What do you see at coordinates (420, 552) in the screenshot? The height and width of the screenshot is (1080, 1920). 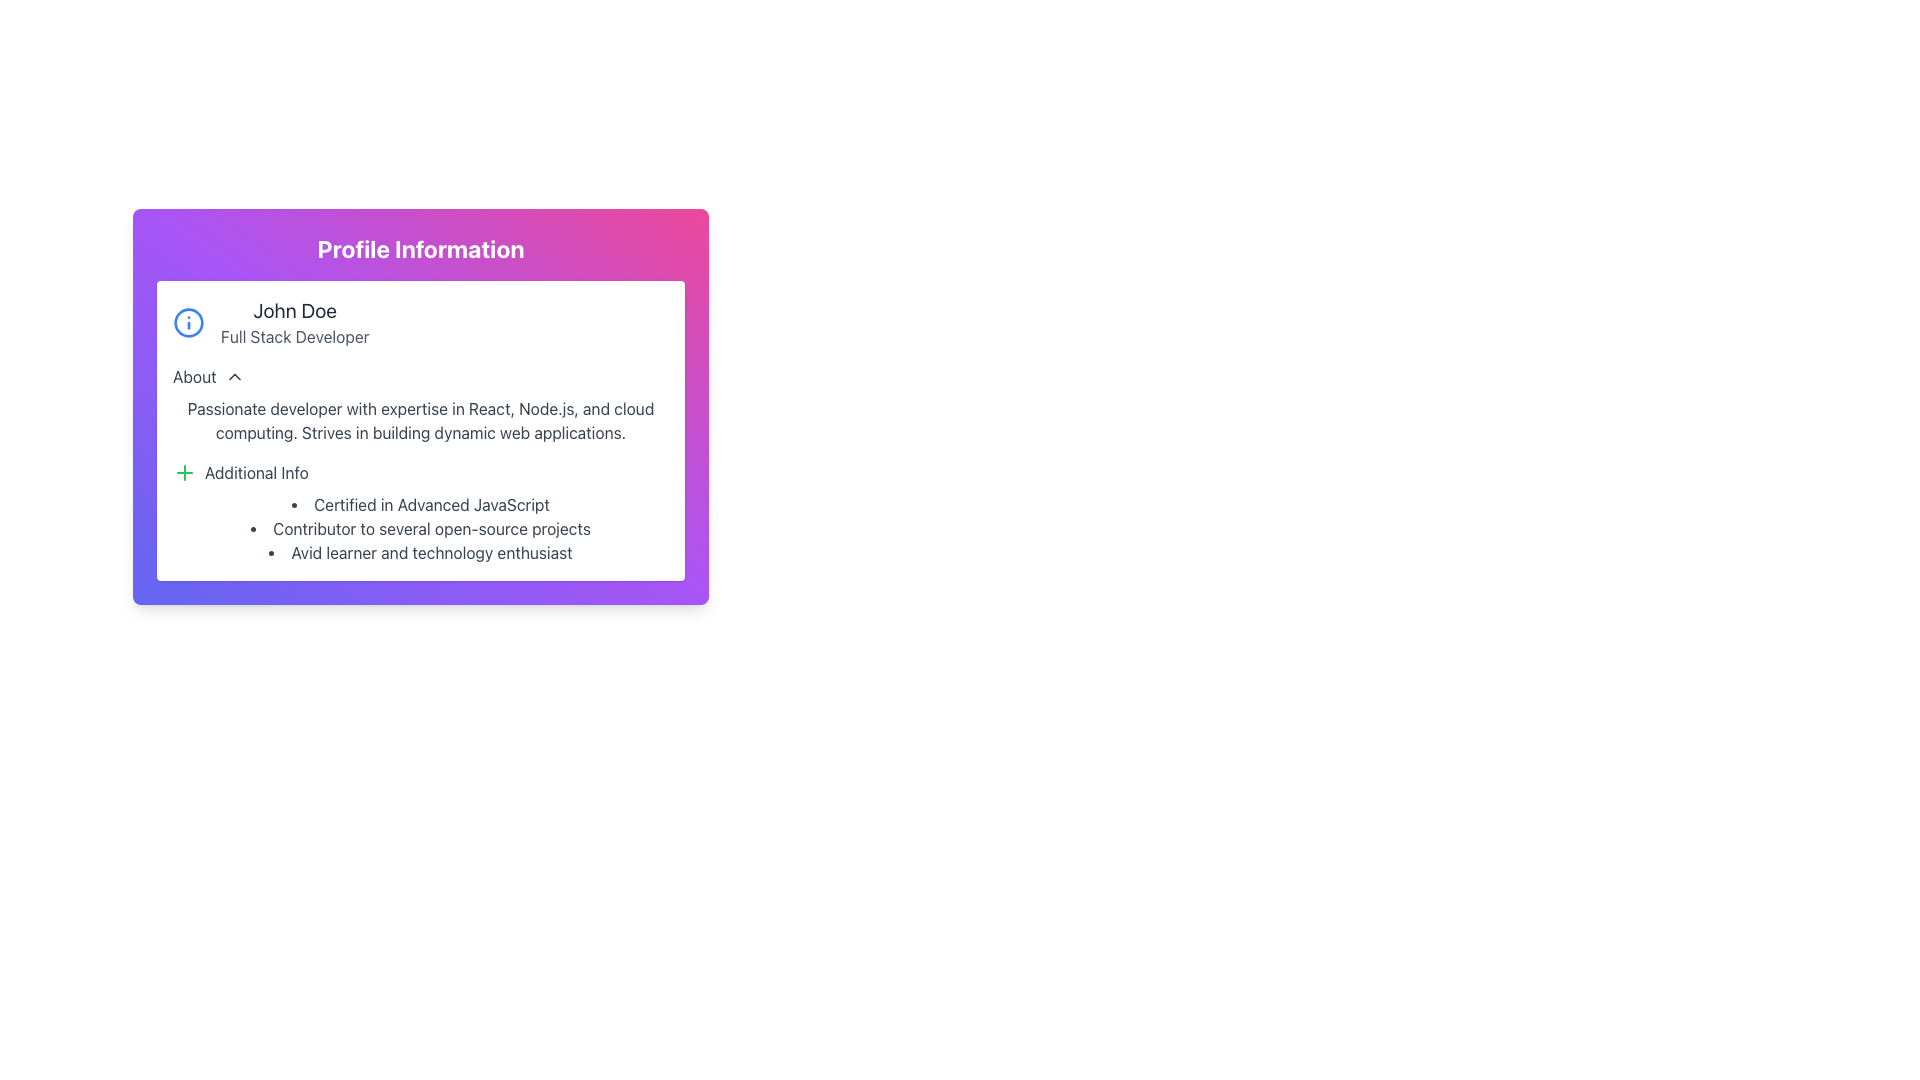 I see `the list item displaying the text 'Avid learner and technology enthusiast' in the 'Additional Info' section of the profile card` at bounding box center [420, 552].